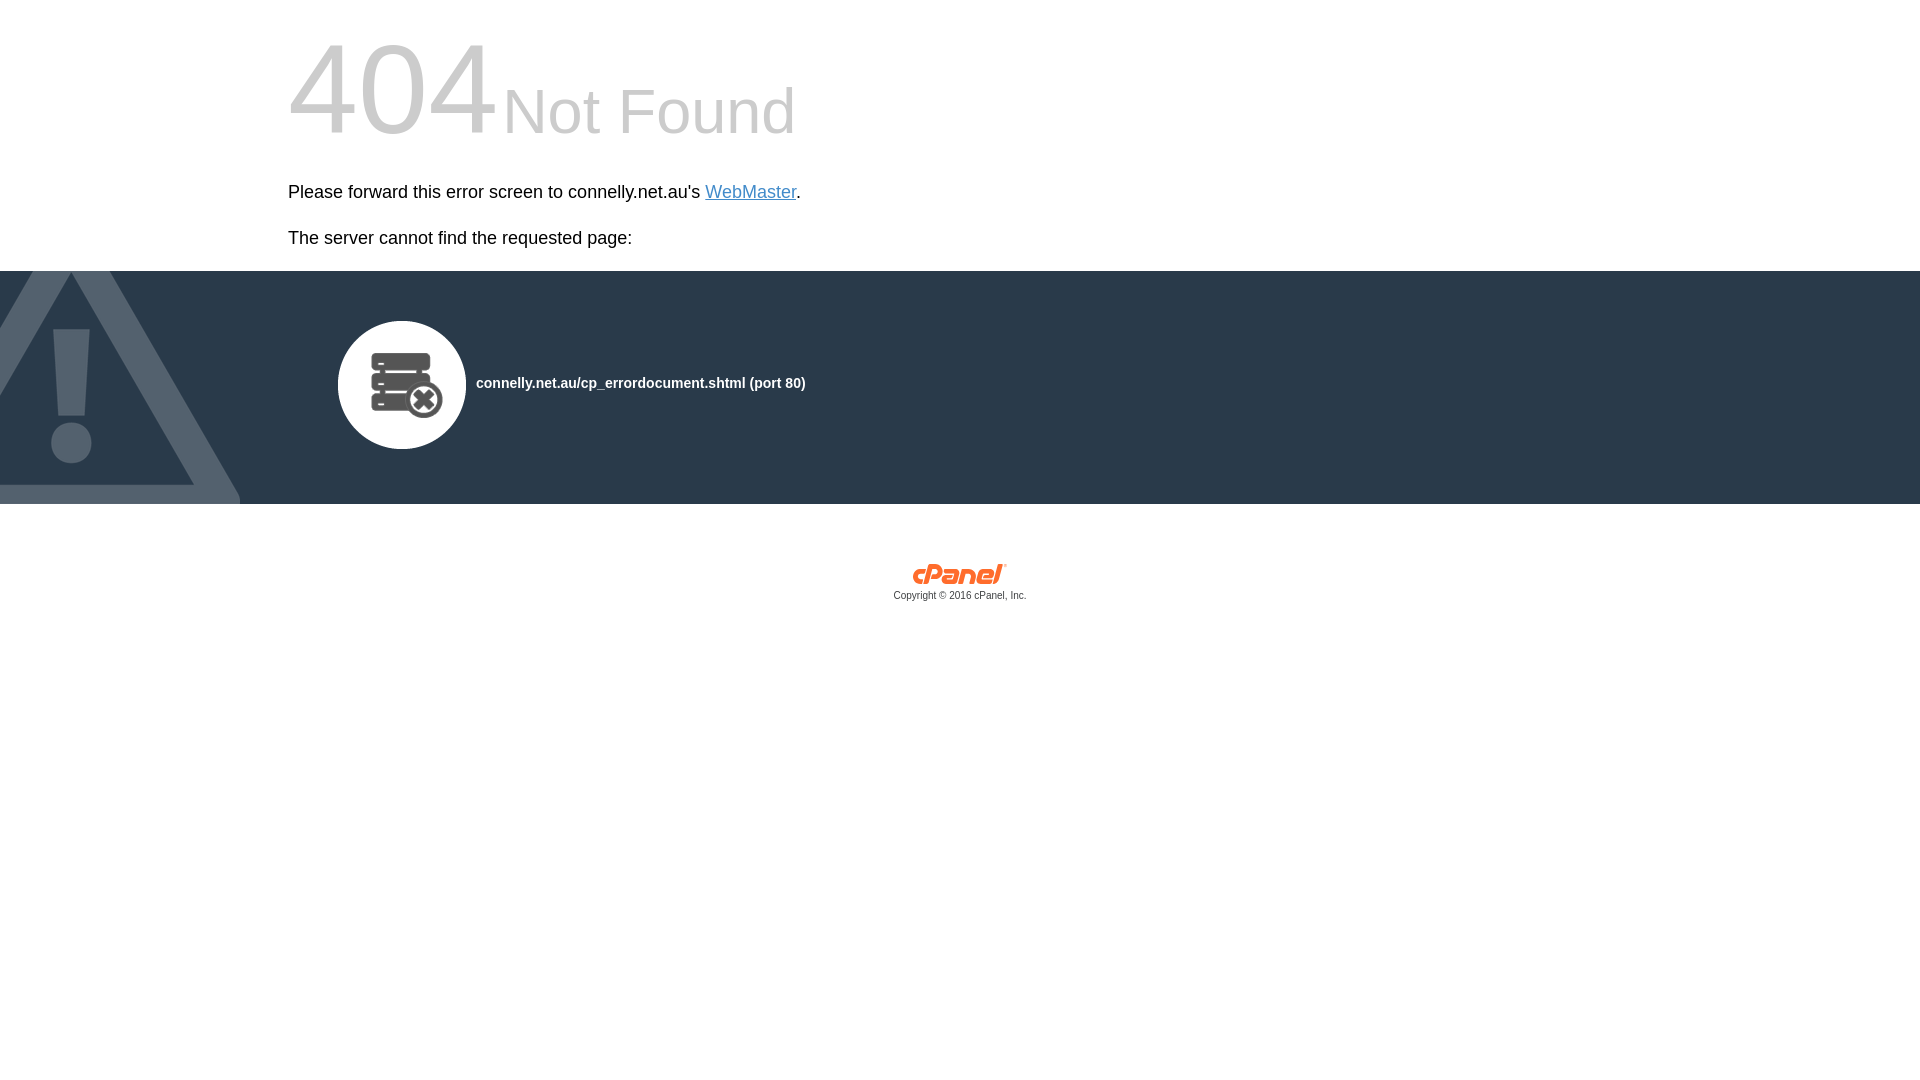 The height and width of the screenshot is (1080, 1920). What do you see at coordinates (705, 192) in the screenshot?
I see `'WebMaster'` at bounding box center [705, 192].